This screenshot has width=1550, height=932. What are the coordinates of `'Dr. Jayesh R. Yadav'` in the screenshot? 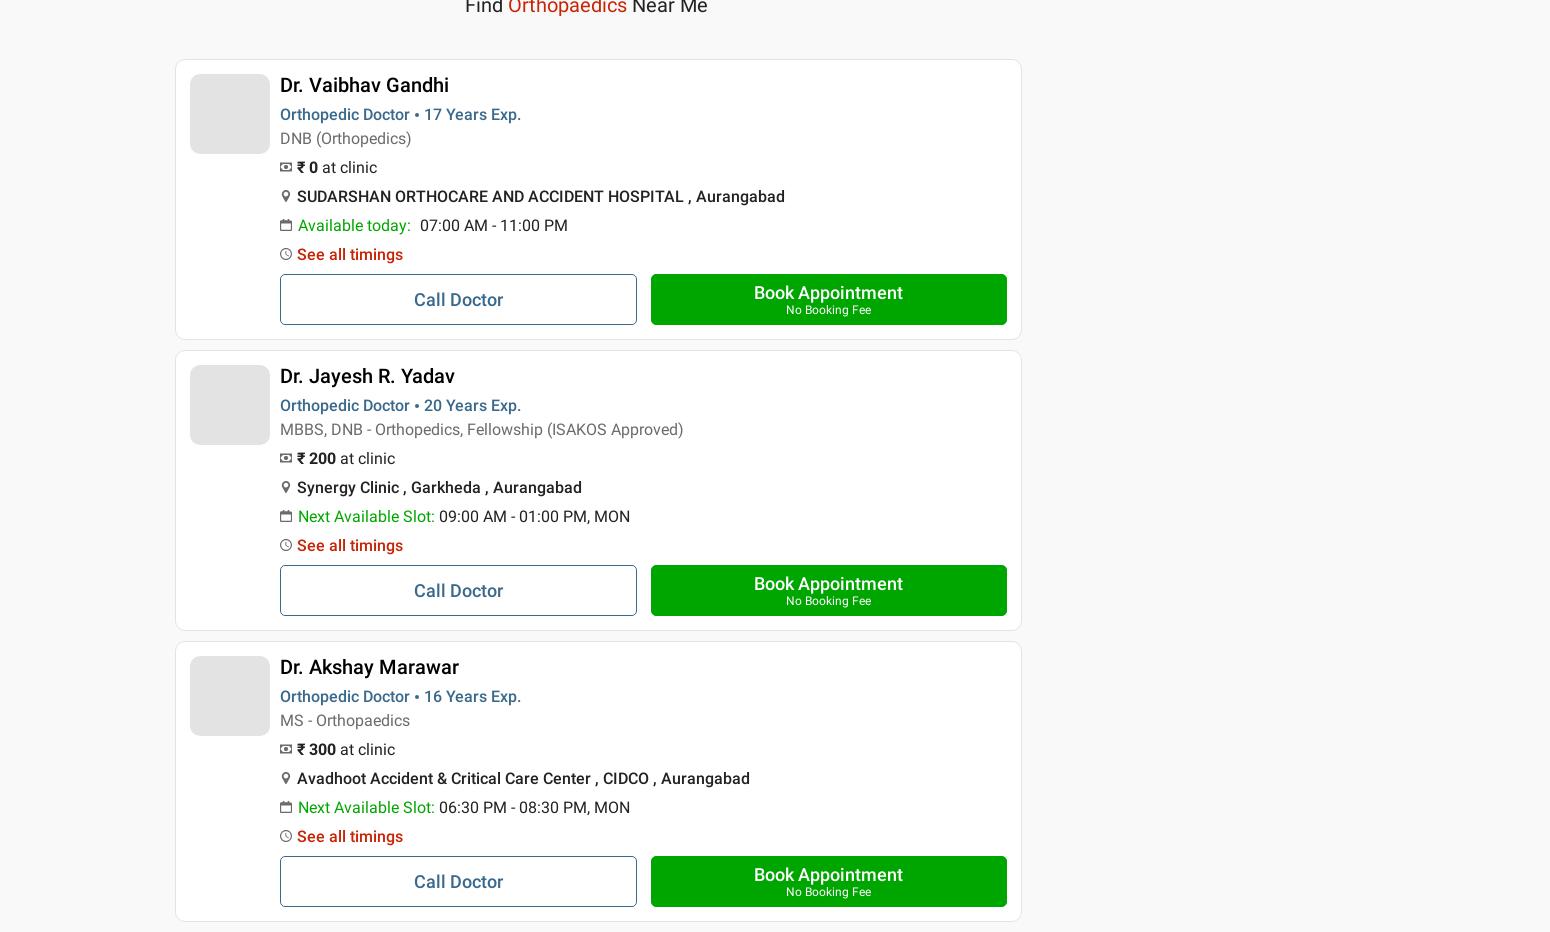 It's located at (279, 374).